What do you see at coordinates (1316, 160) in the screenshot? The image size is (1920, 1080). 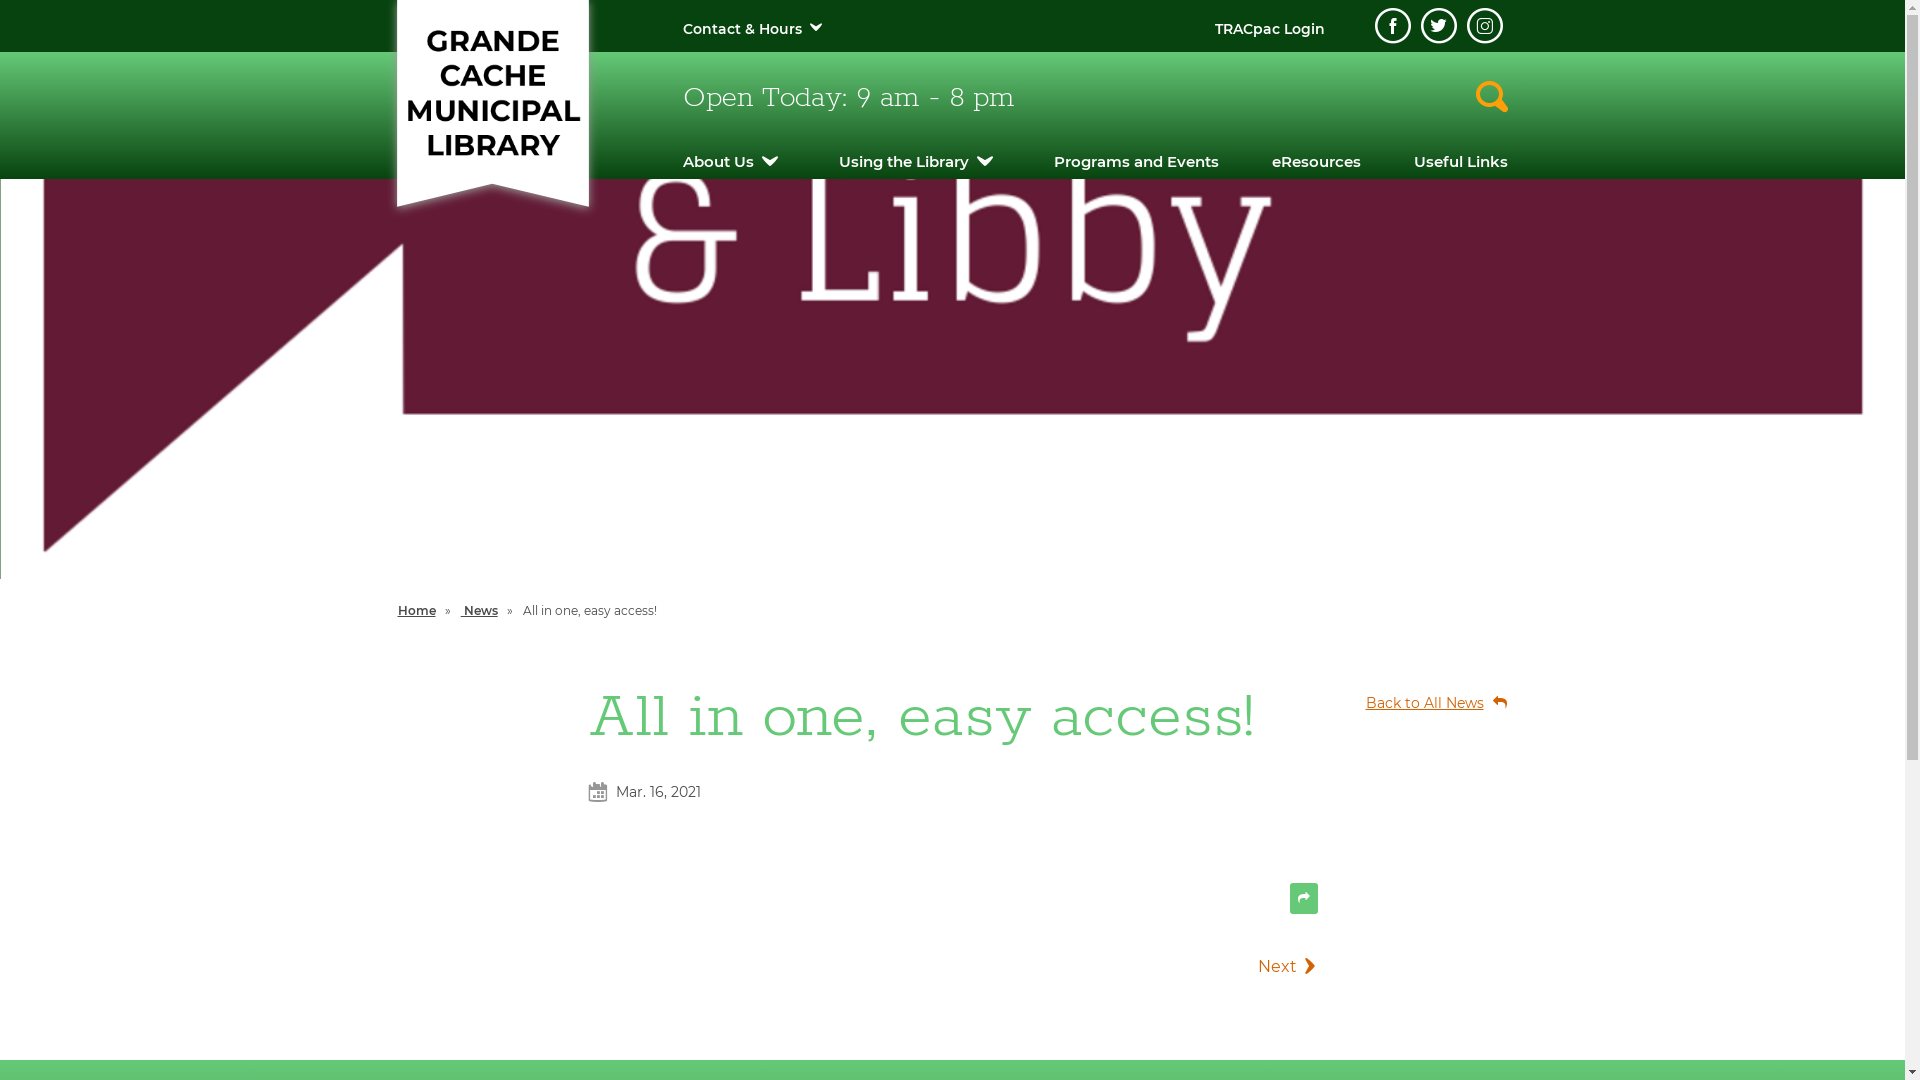 I see `'eResources'` at bounding box center [1316, 160].